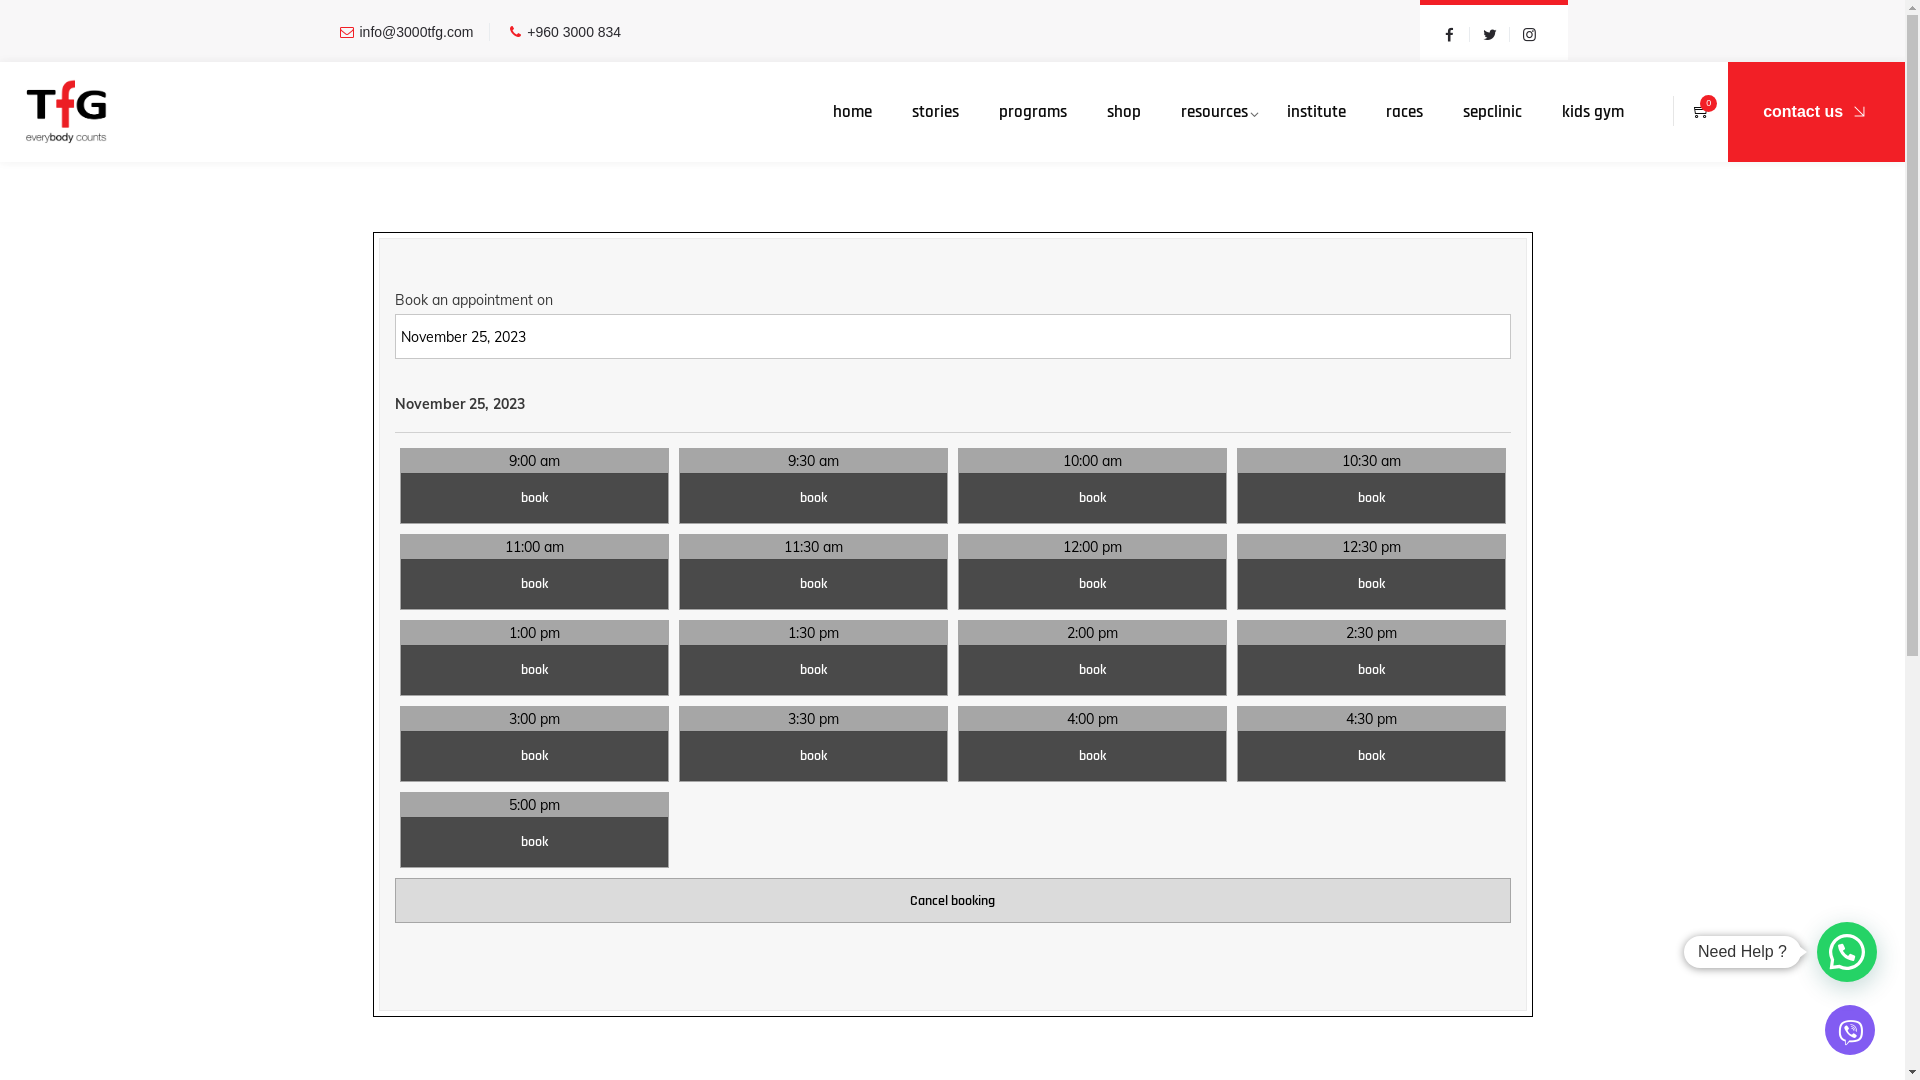  I want to click on 'shop', so click(1123, 111).